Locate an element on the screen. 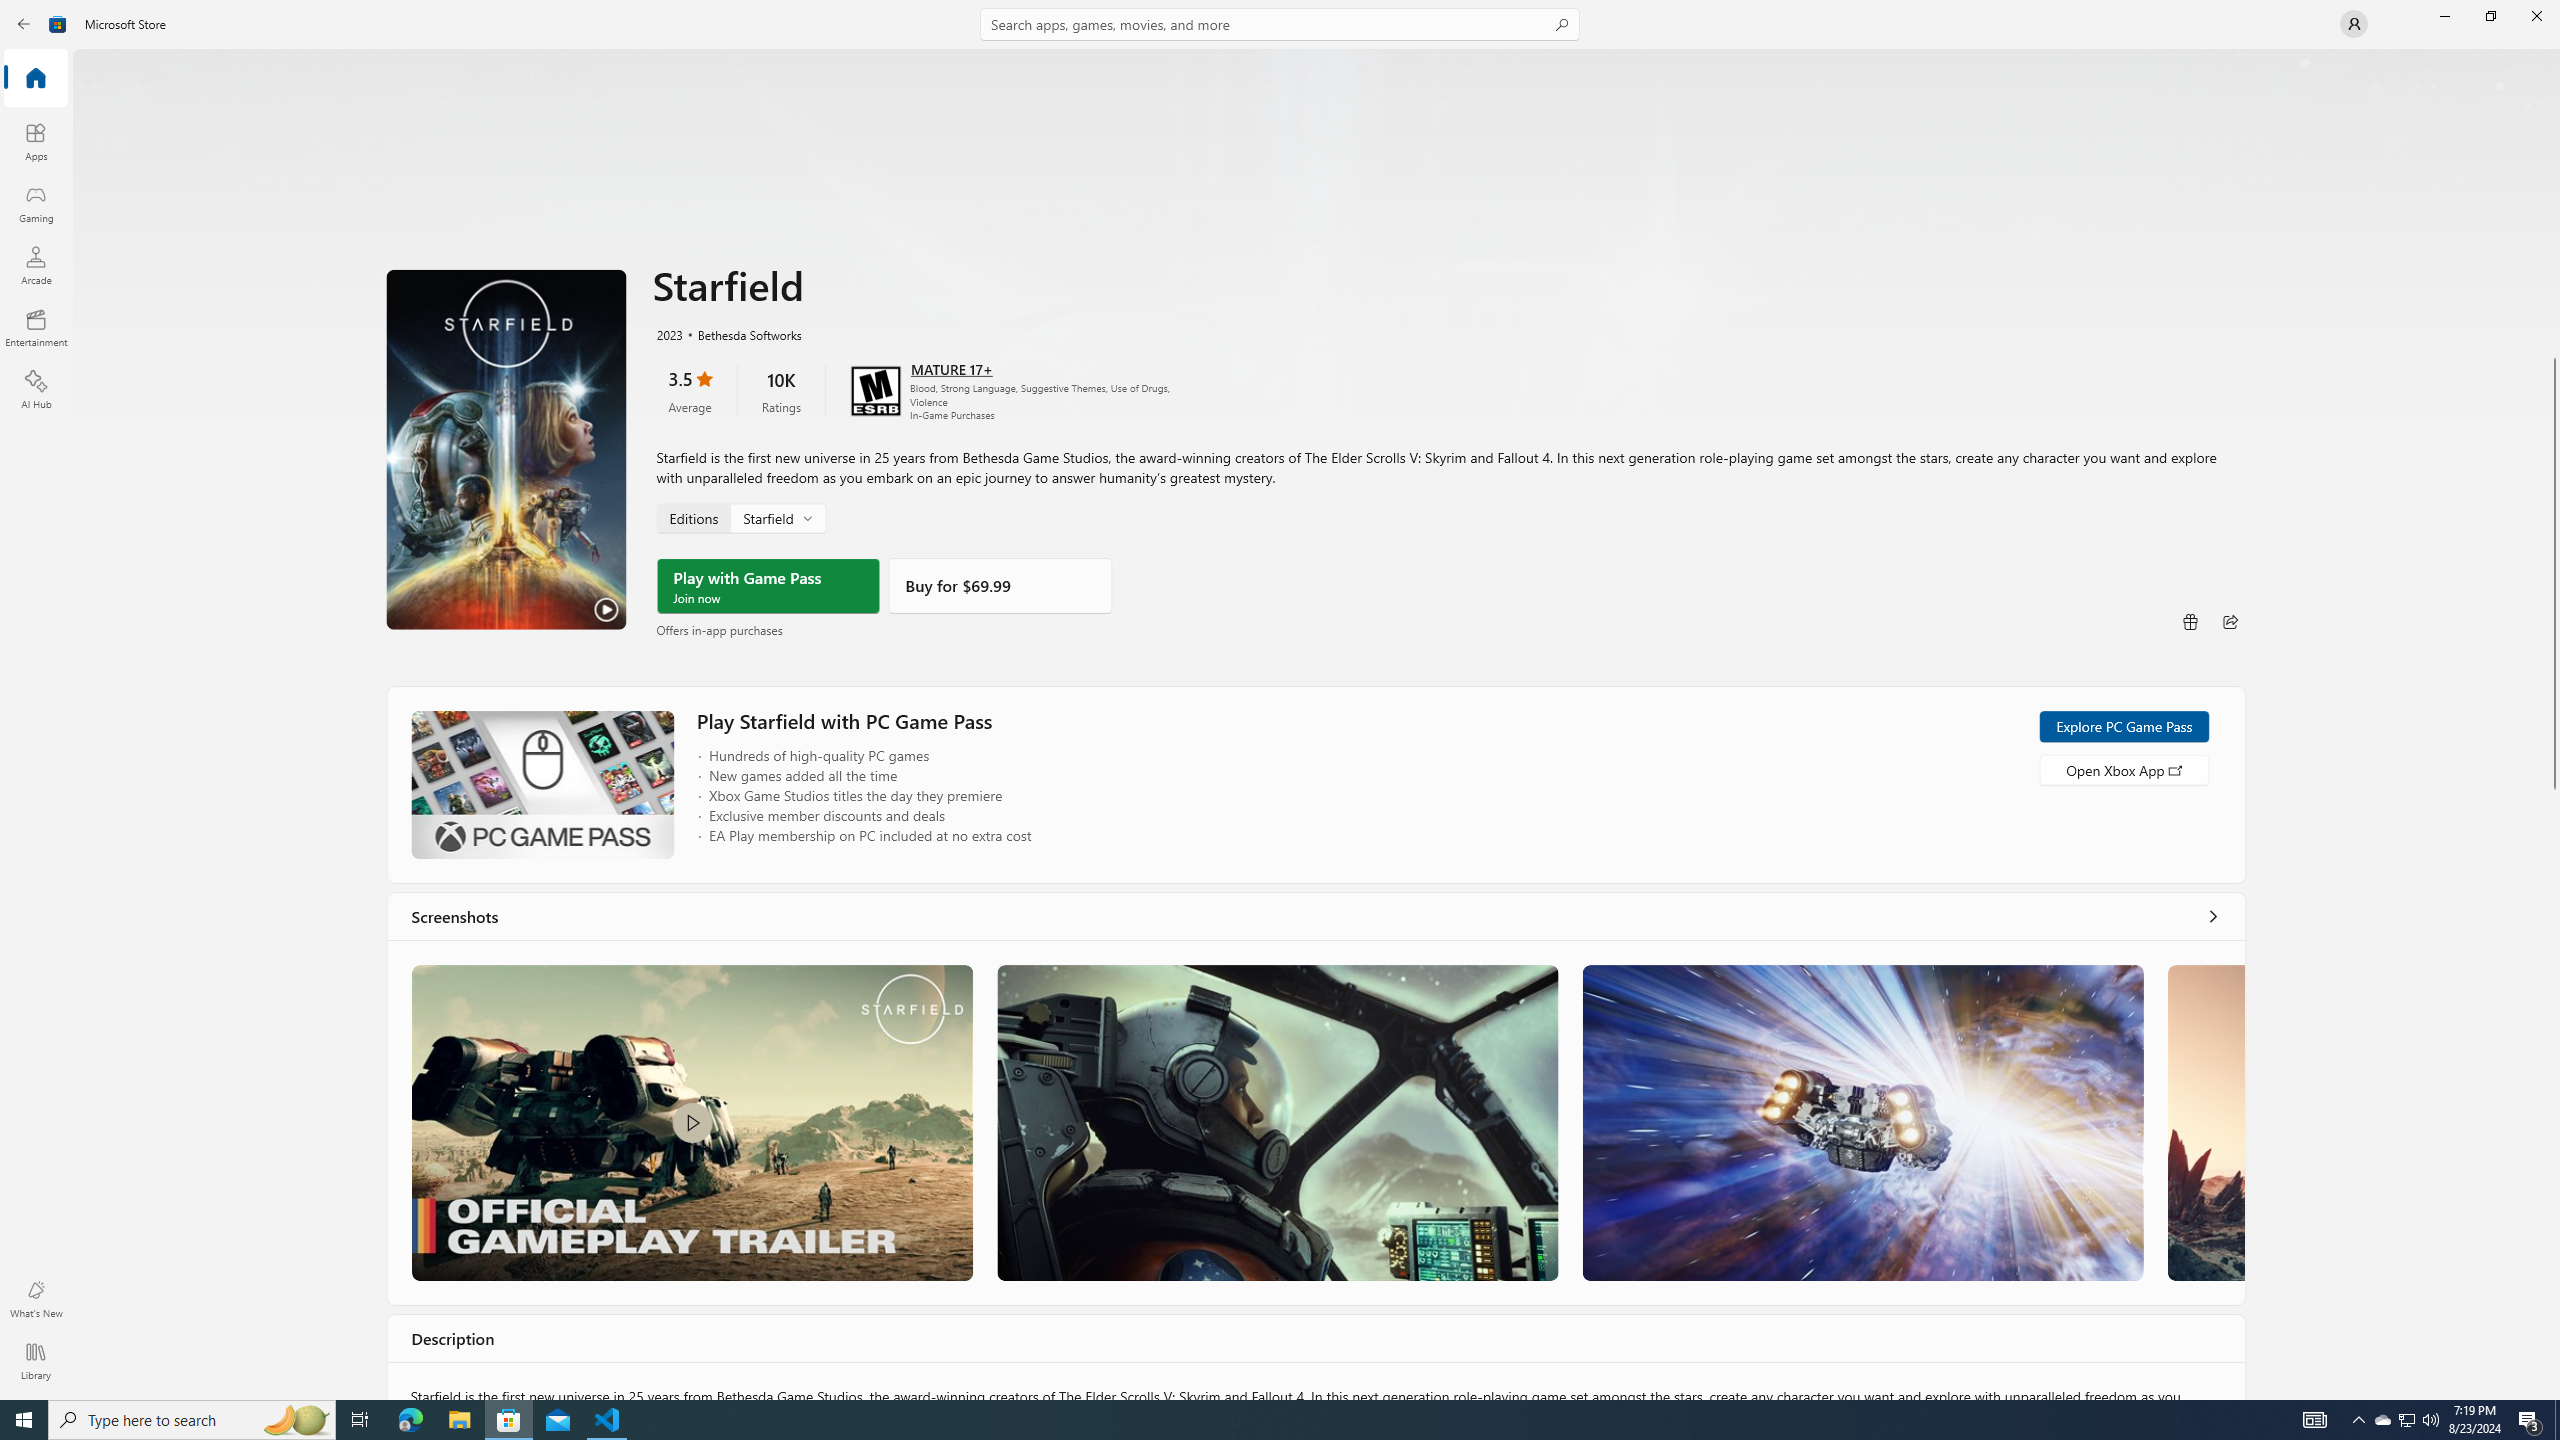 The width and height of the screenshot is (2560, 1440). 'Open Xbox App' is located at coordinates (2123, 769).